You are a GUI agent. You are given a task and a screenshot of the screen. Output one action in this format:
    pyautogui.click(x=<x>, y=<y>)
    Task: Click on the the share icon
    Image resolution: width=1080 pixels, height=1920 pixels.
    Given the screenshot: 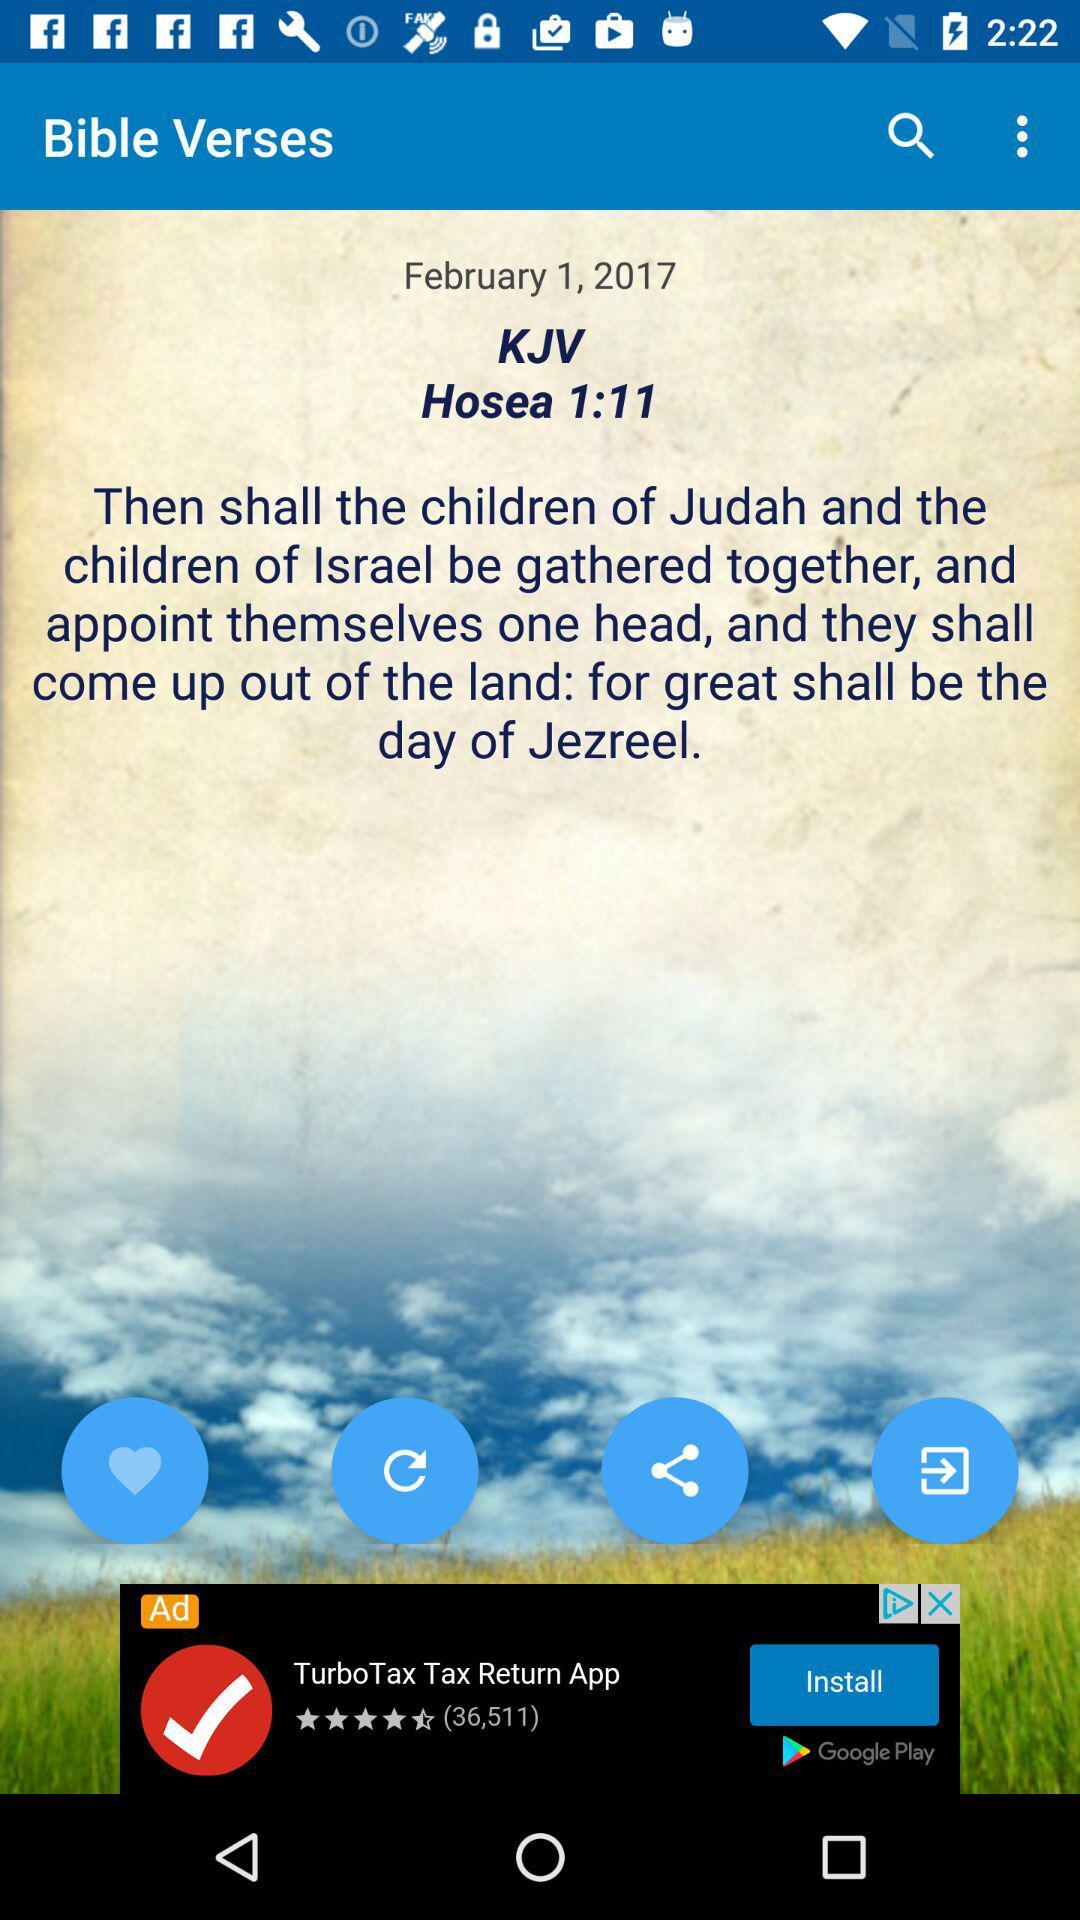 What is the action you would take?
    pyautogui.click(x=675, y=1470)
    